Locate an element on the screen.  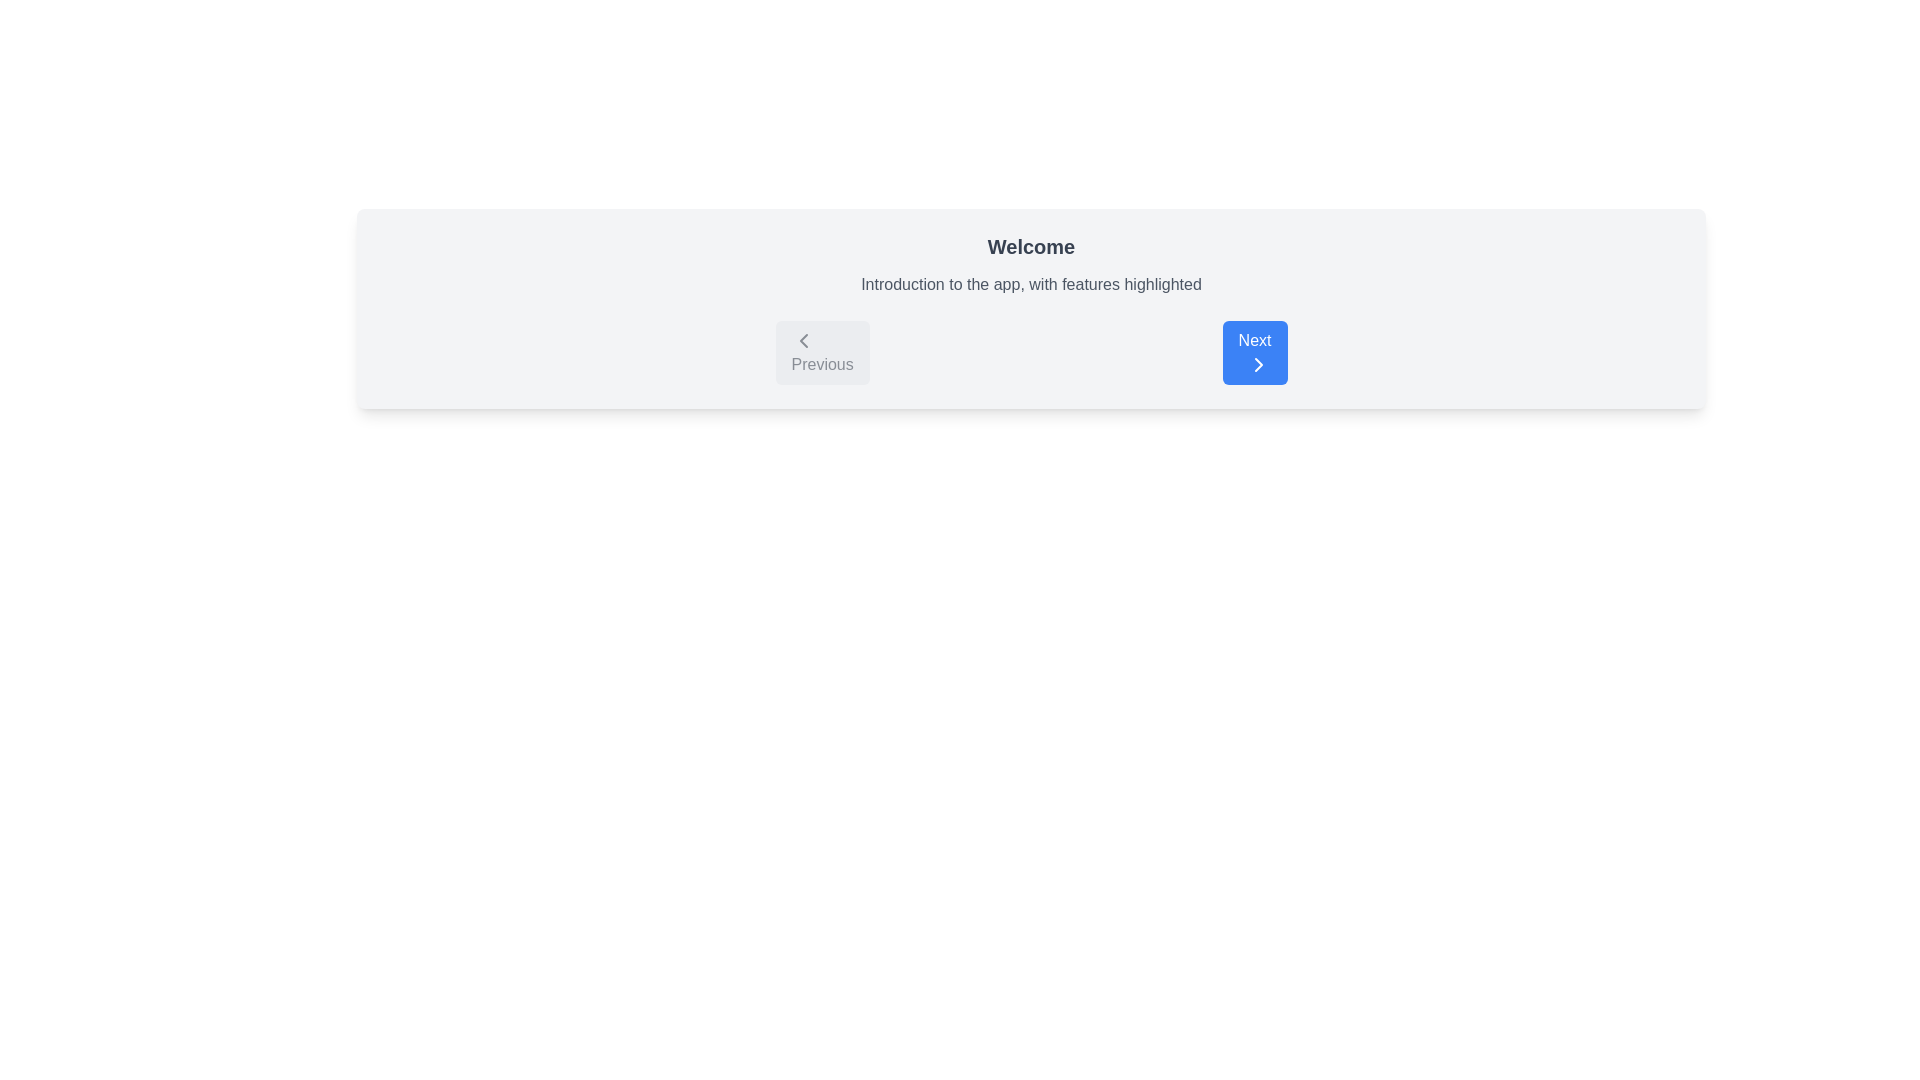
the disabled navigation button located to the left of the 'Next' button in the navigation section is located at coordinates (822, 352).